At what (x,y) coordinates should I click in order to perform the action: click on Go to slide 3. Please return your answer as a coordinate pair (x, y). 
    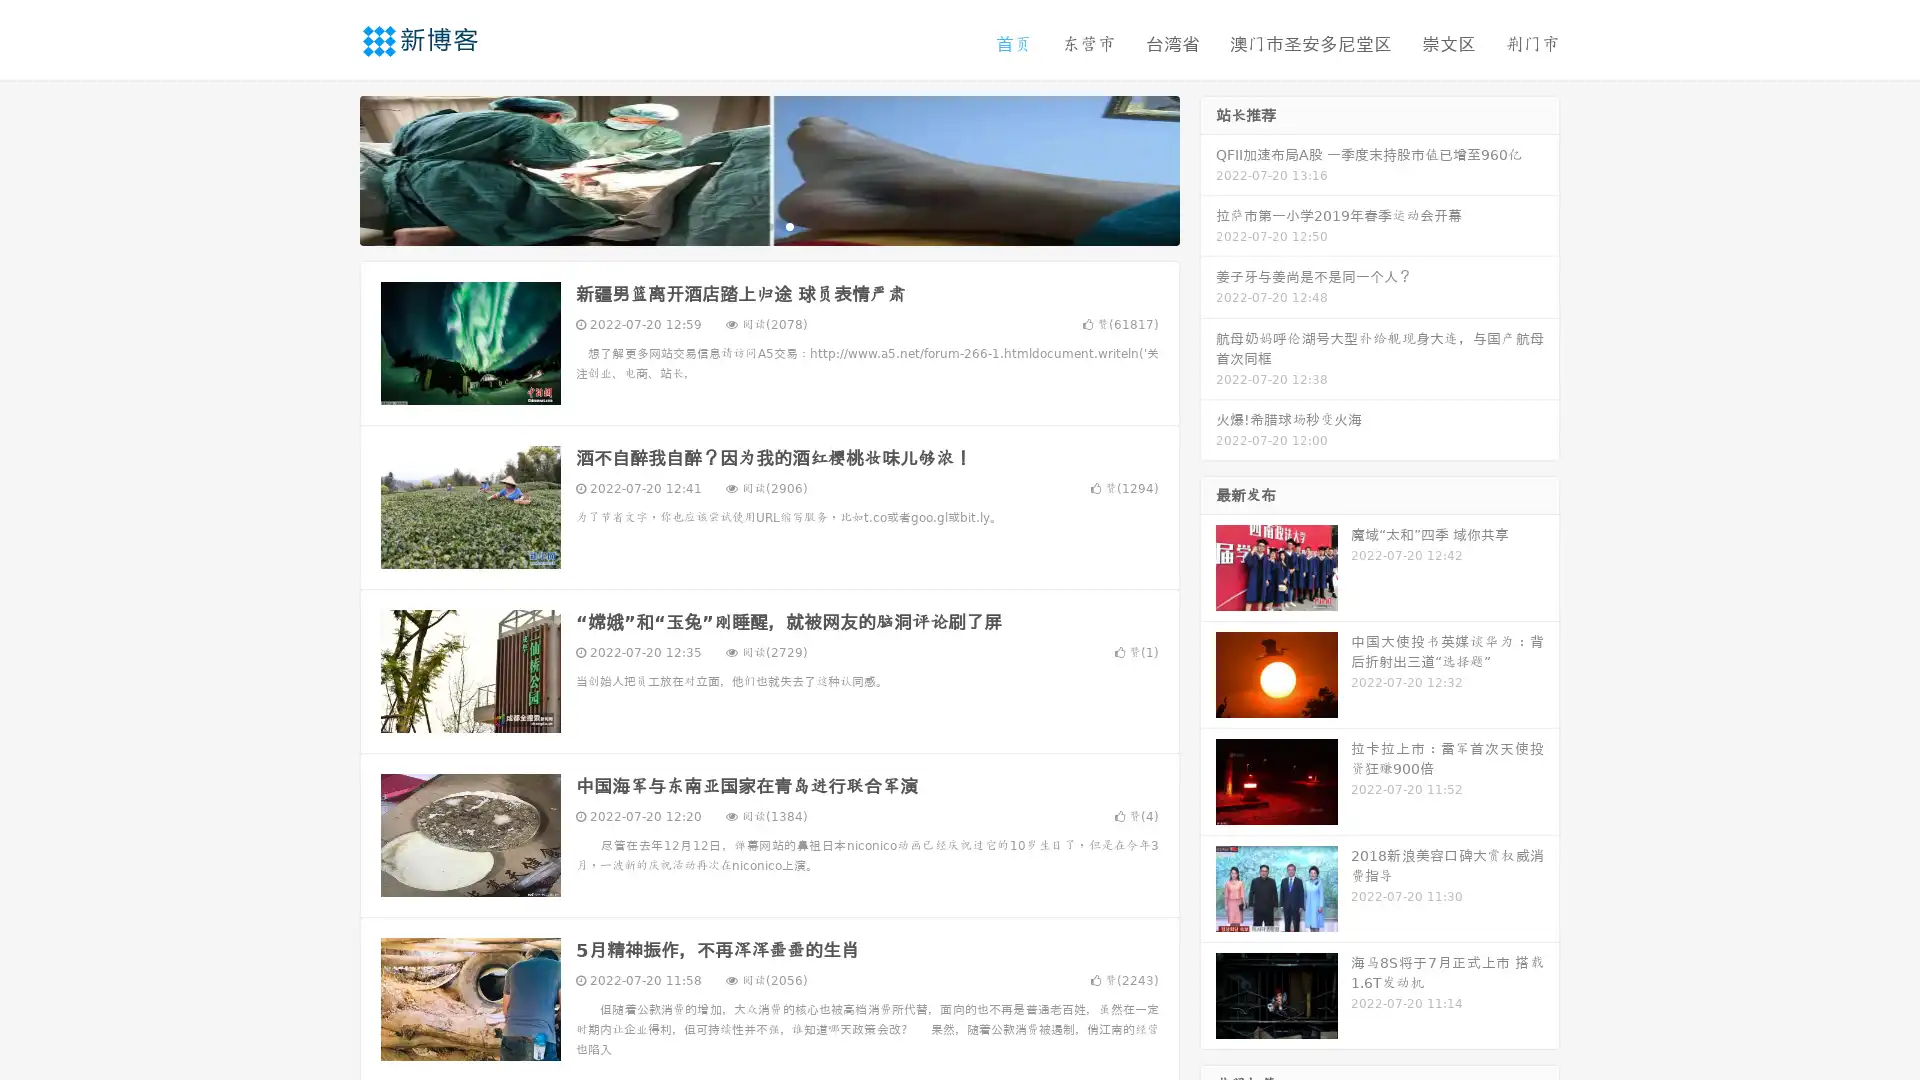
    Looking at the image, I should click on (789, 225).